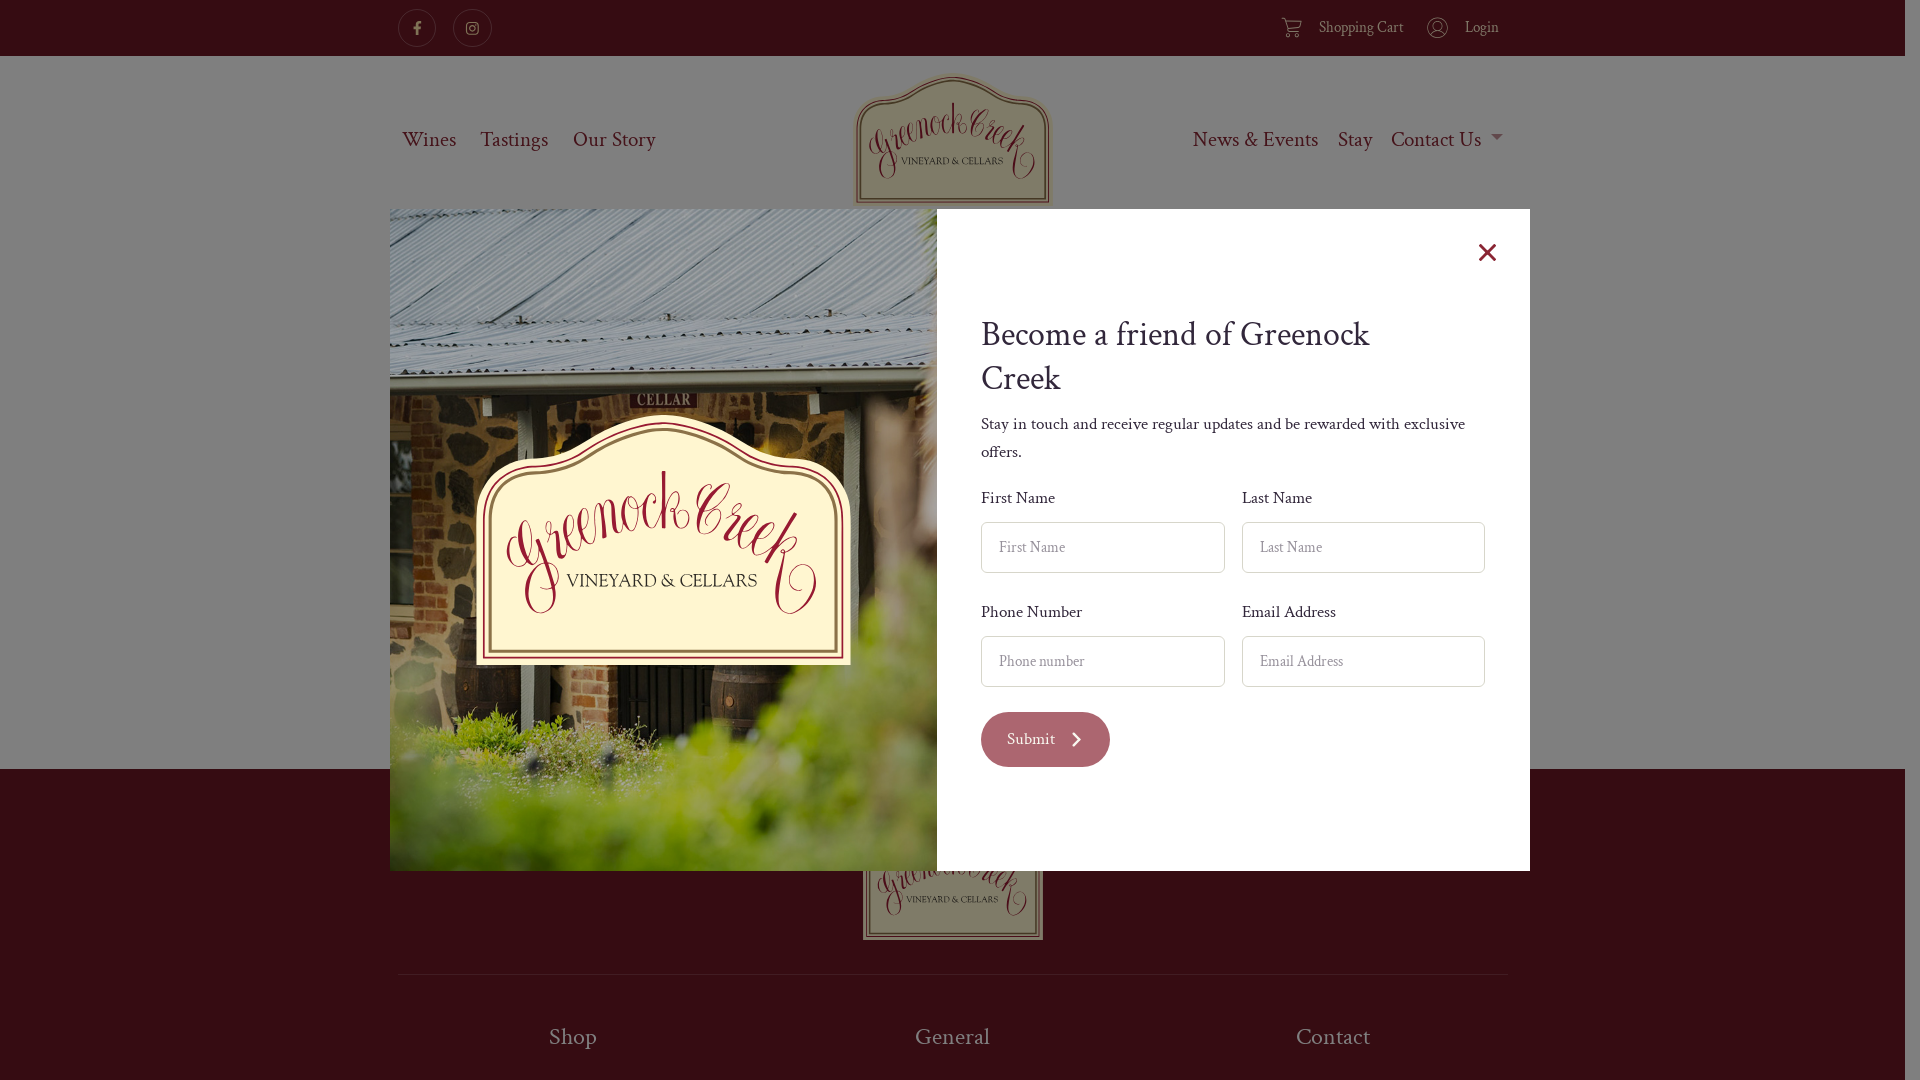 This screenshot has width=1920, height=1080. I want to click on 'Login', so click(1459, 27).